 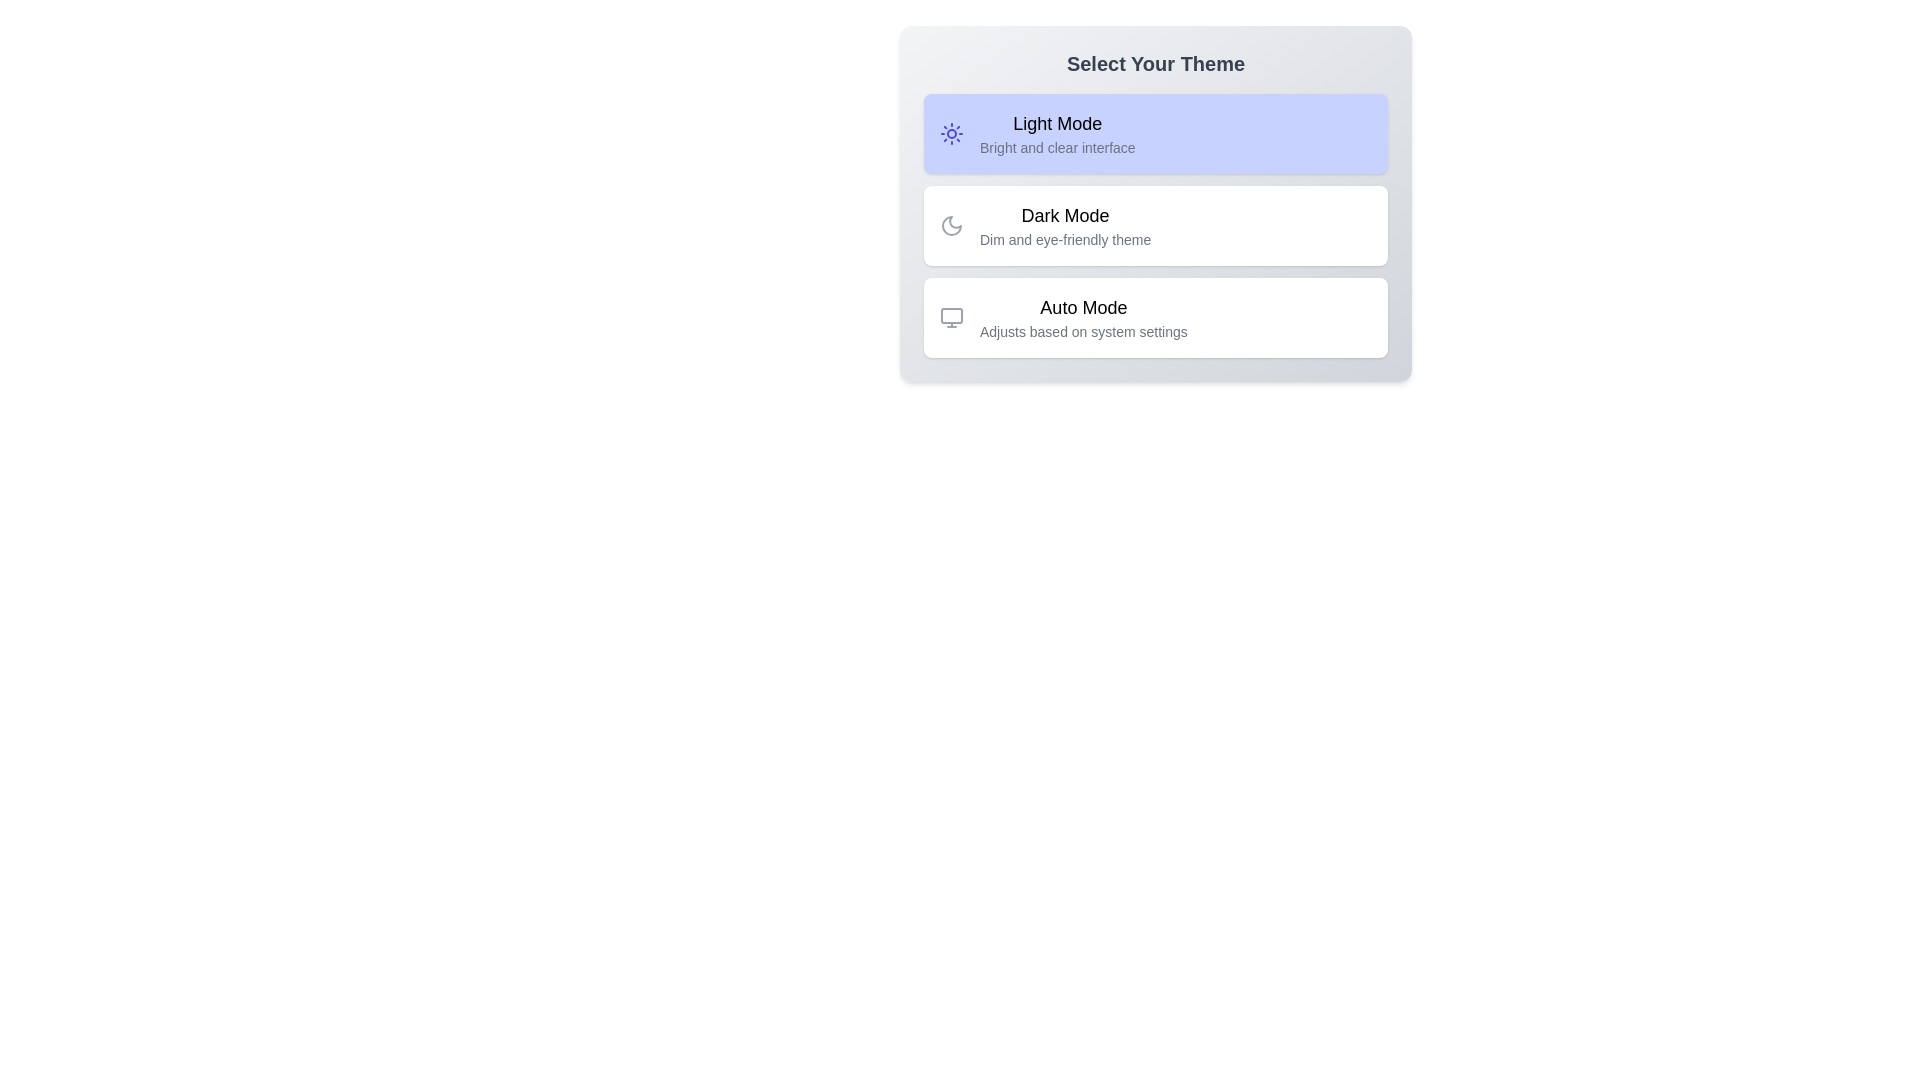 I want to click on the theme card for Light mode, so click(x=1156, y=134).